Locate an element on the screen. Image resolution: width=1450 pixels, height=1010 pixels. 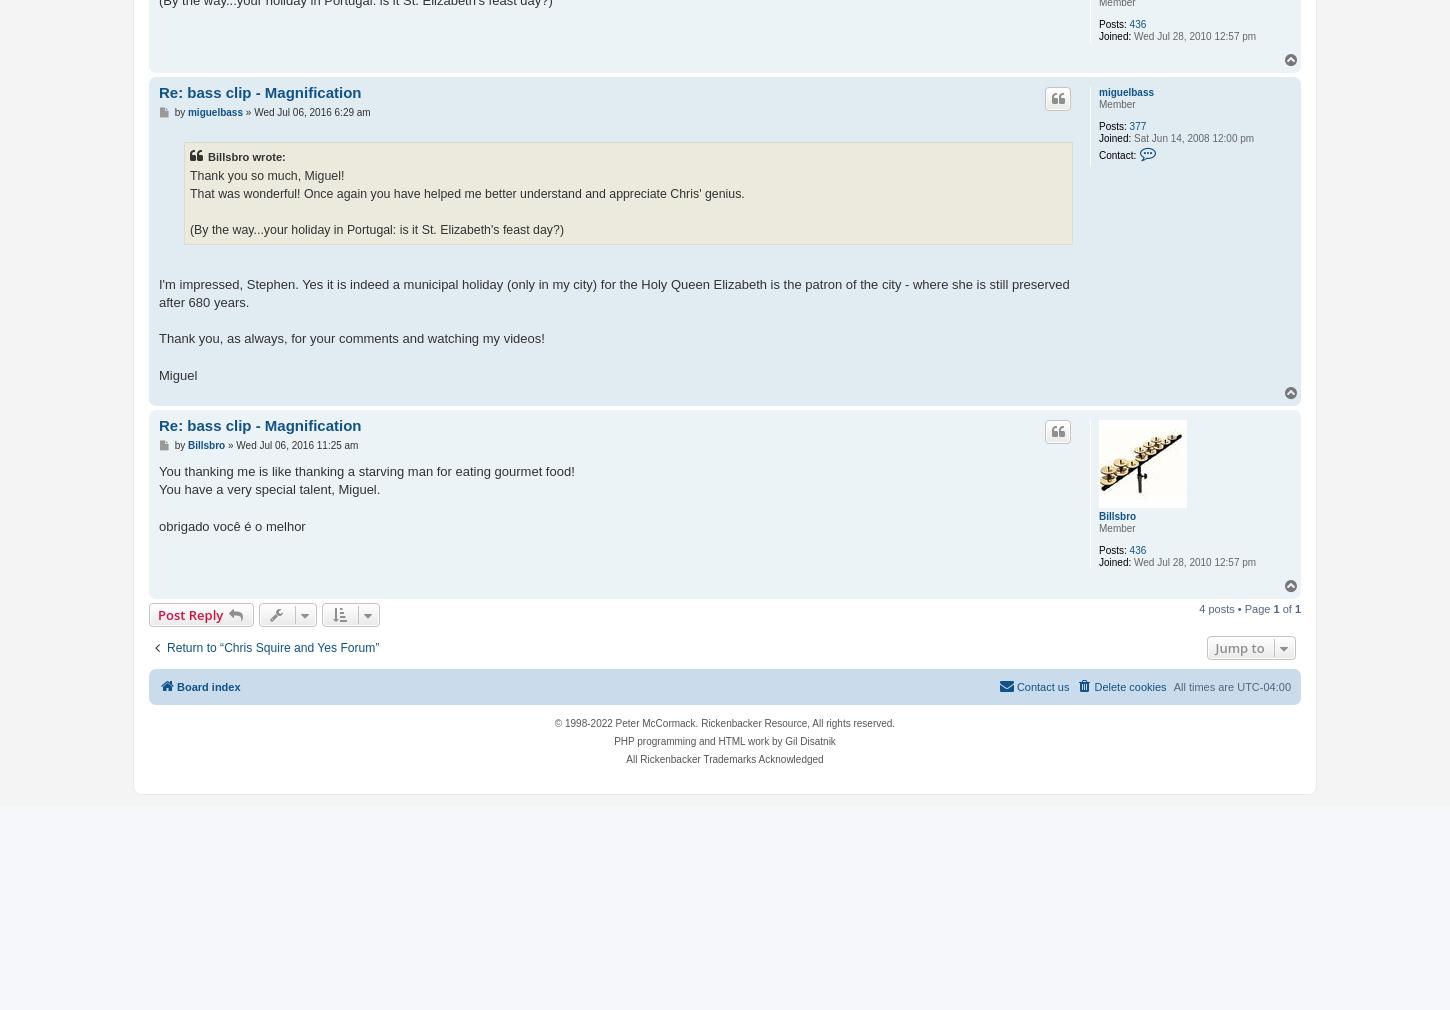
'Post Reply' is located at coordinates (157, 613).